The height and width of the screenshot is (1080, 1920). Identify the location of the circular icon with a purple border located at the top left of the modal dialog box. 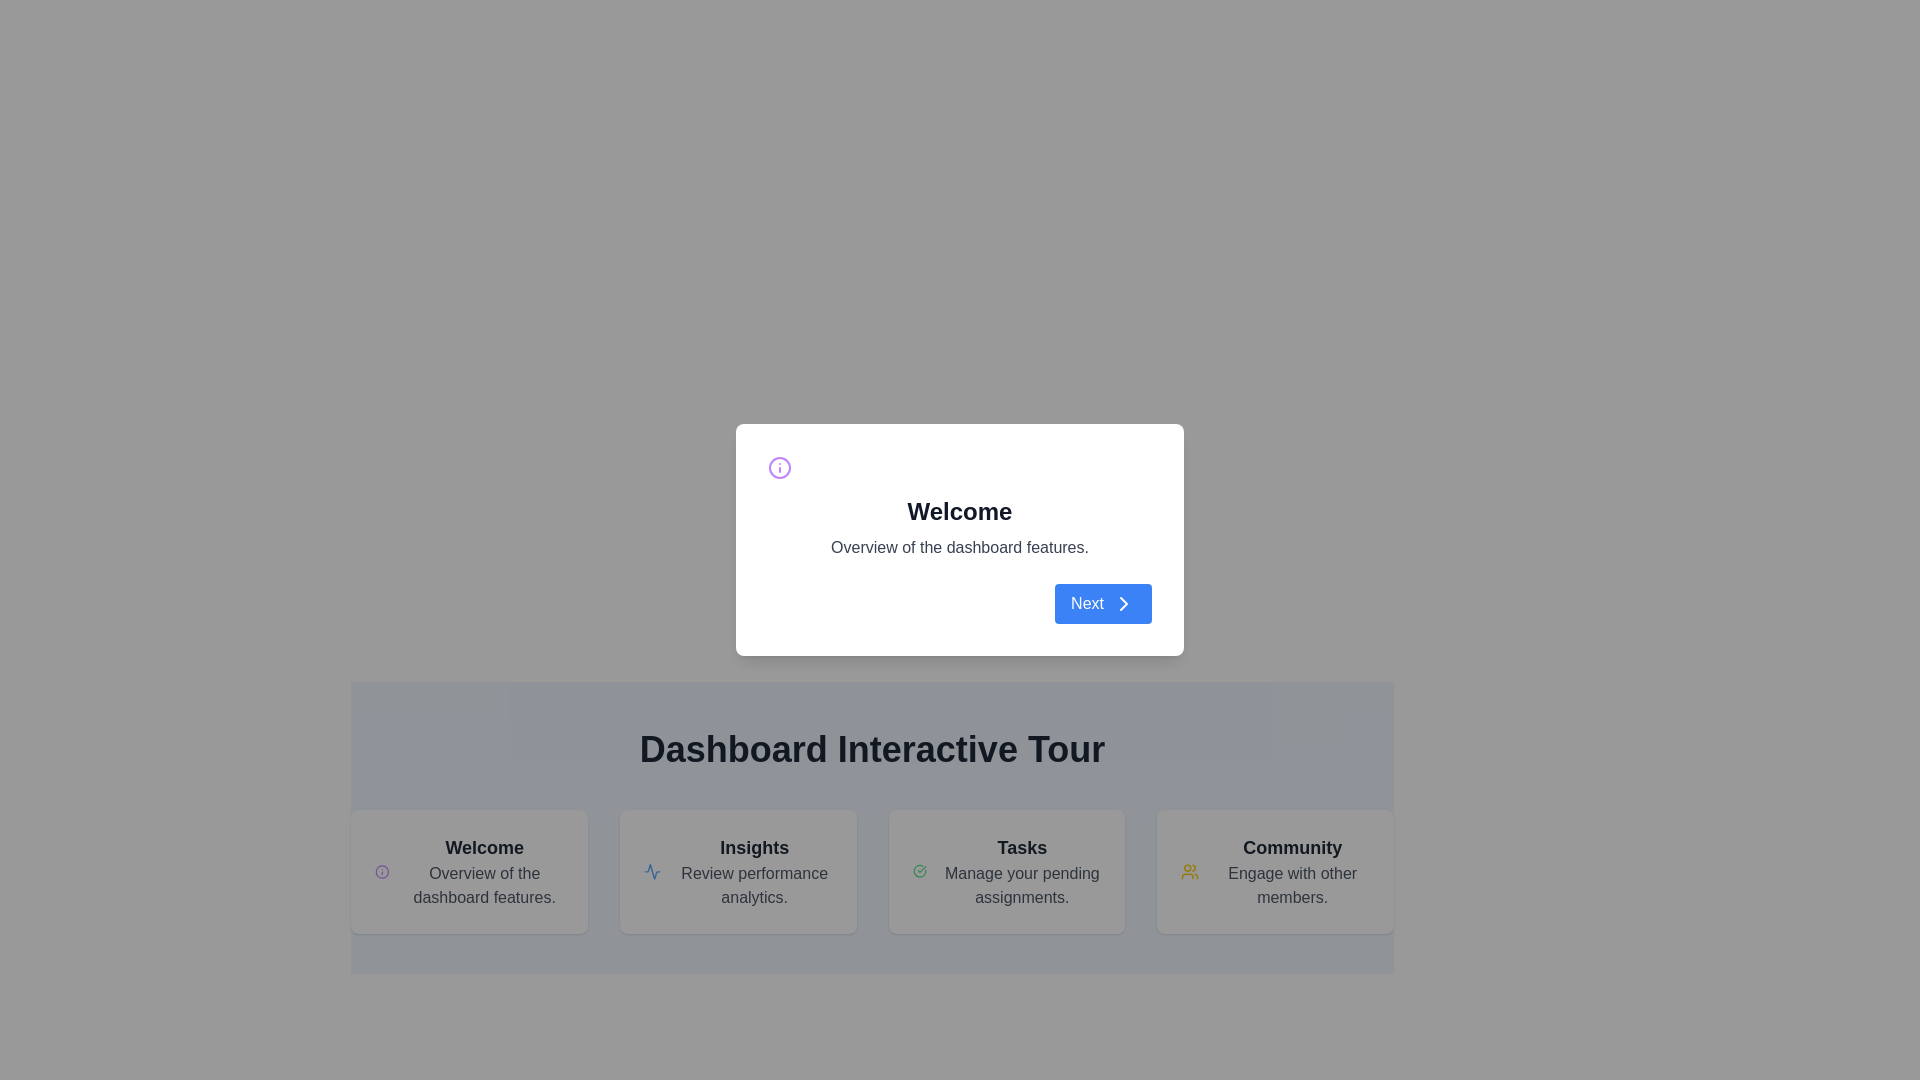
(778, 466).